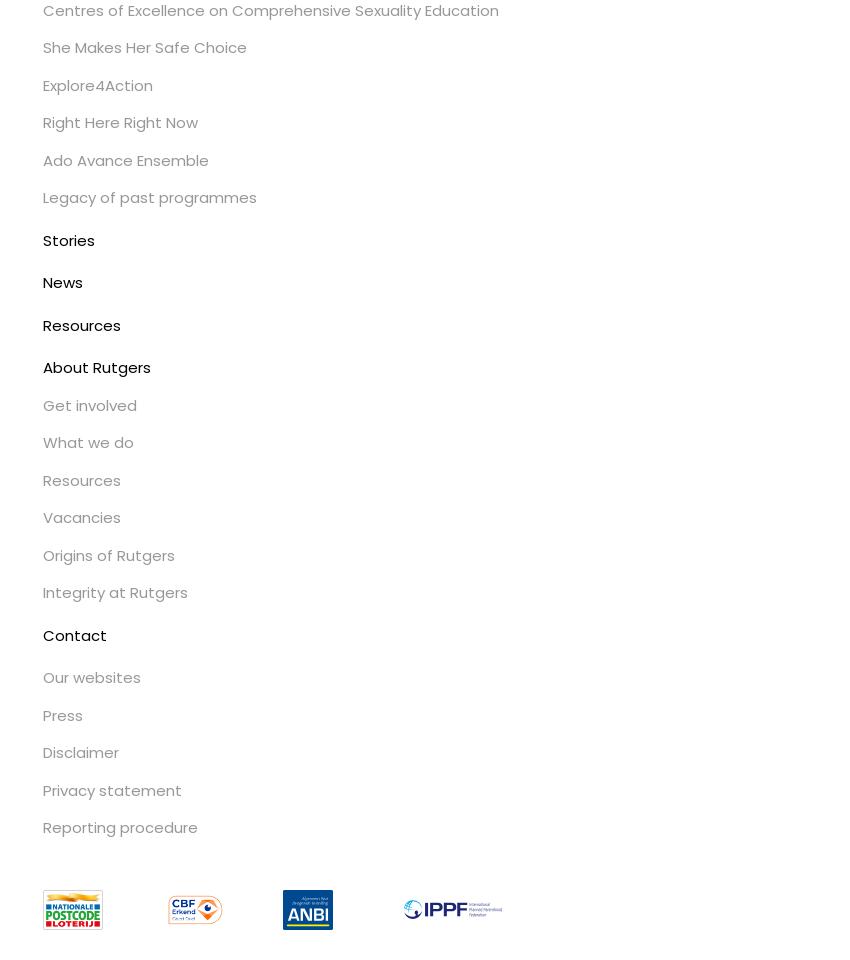 This screenshot has width=850, height=960. What do you see at coordinates (86, 442) in the screenshot?
I see `'What we do'` at bounding box center [86, 442].